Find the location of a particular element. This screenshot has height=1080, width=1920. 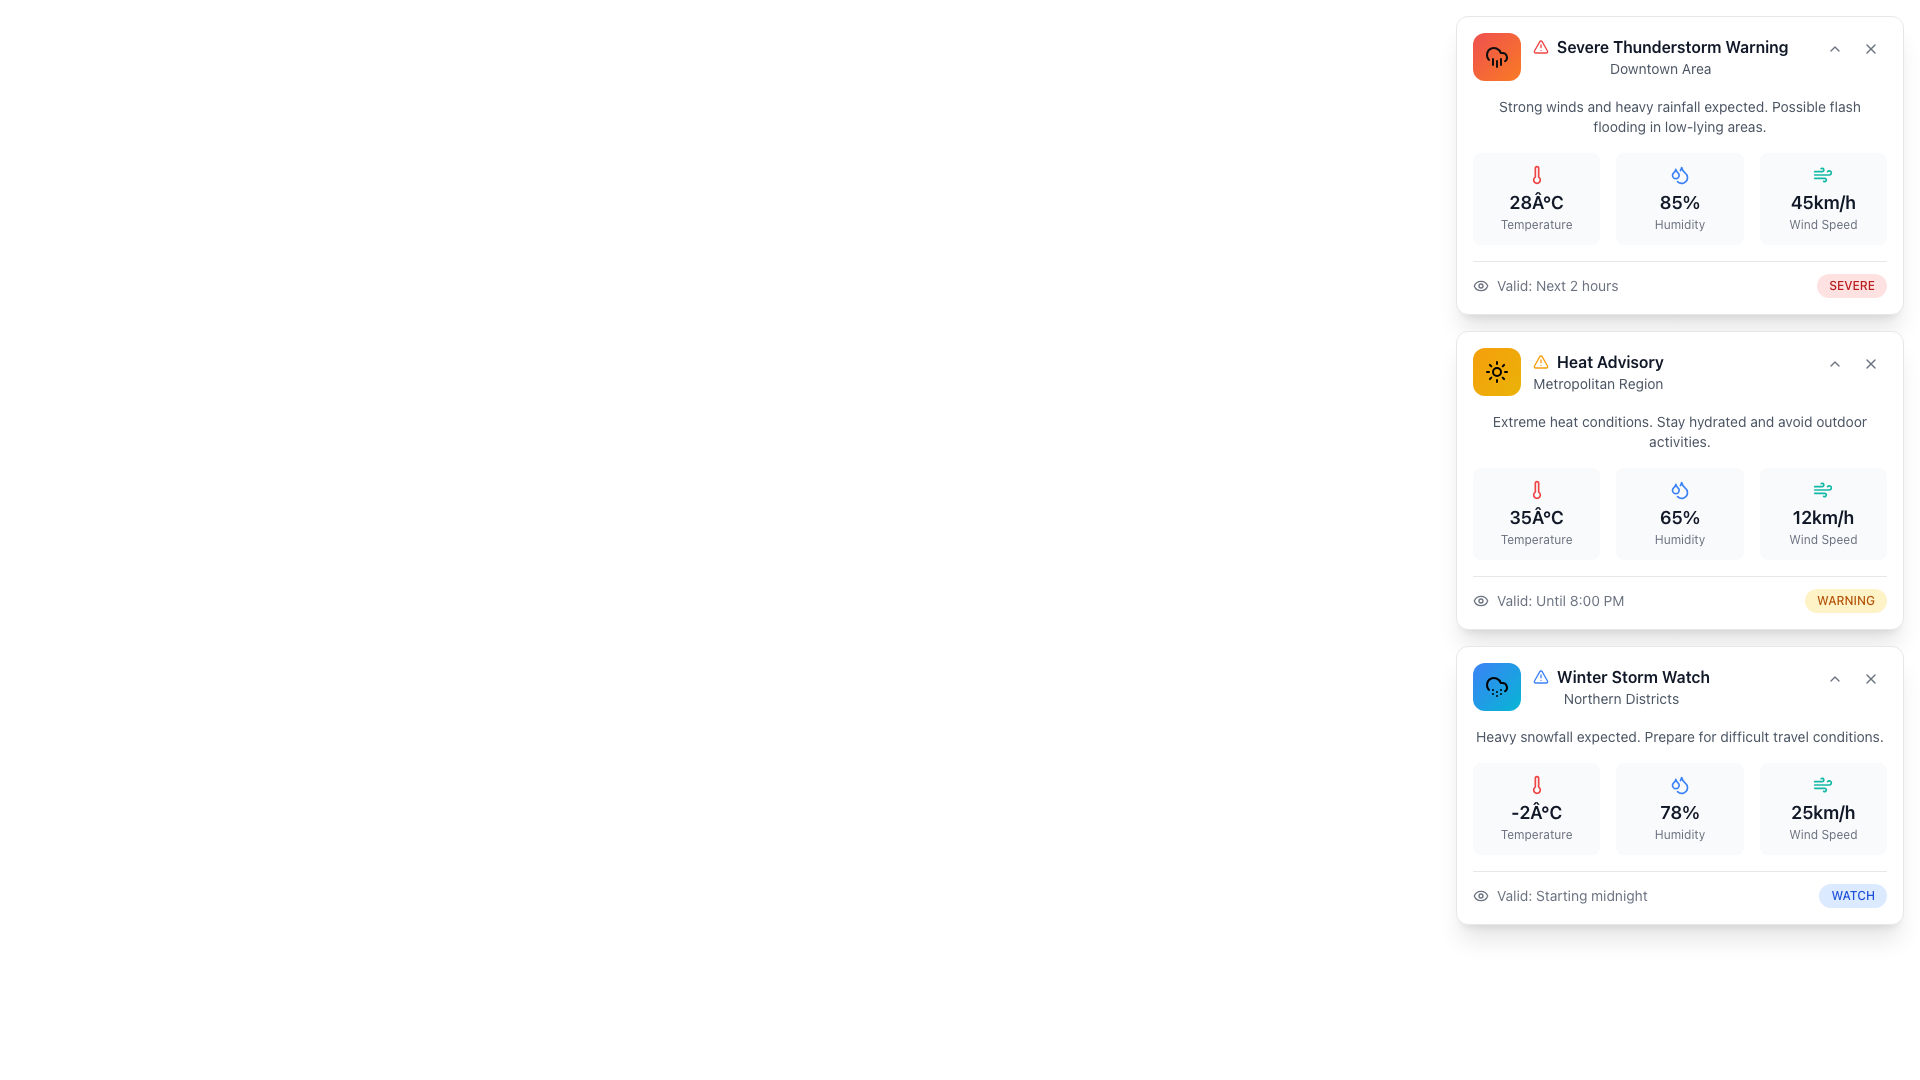

the first weather alert notification card at the top of the column, which delivers critical weather alert information including temperature and wind speed is located at coordinates (1680, 164).